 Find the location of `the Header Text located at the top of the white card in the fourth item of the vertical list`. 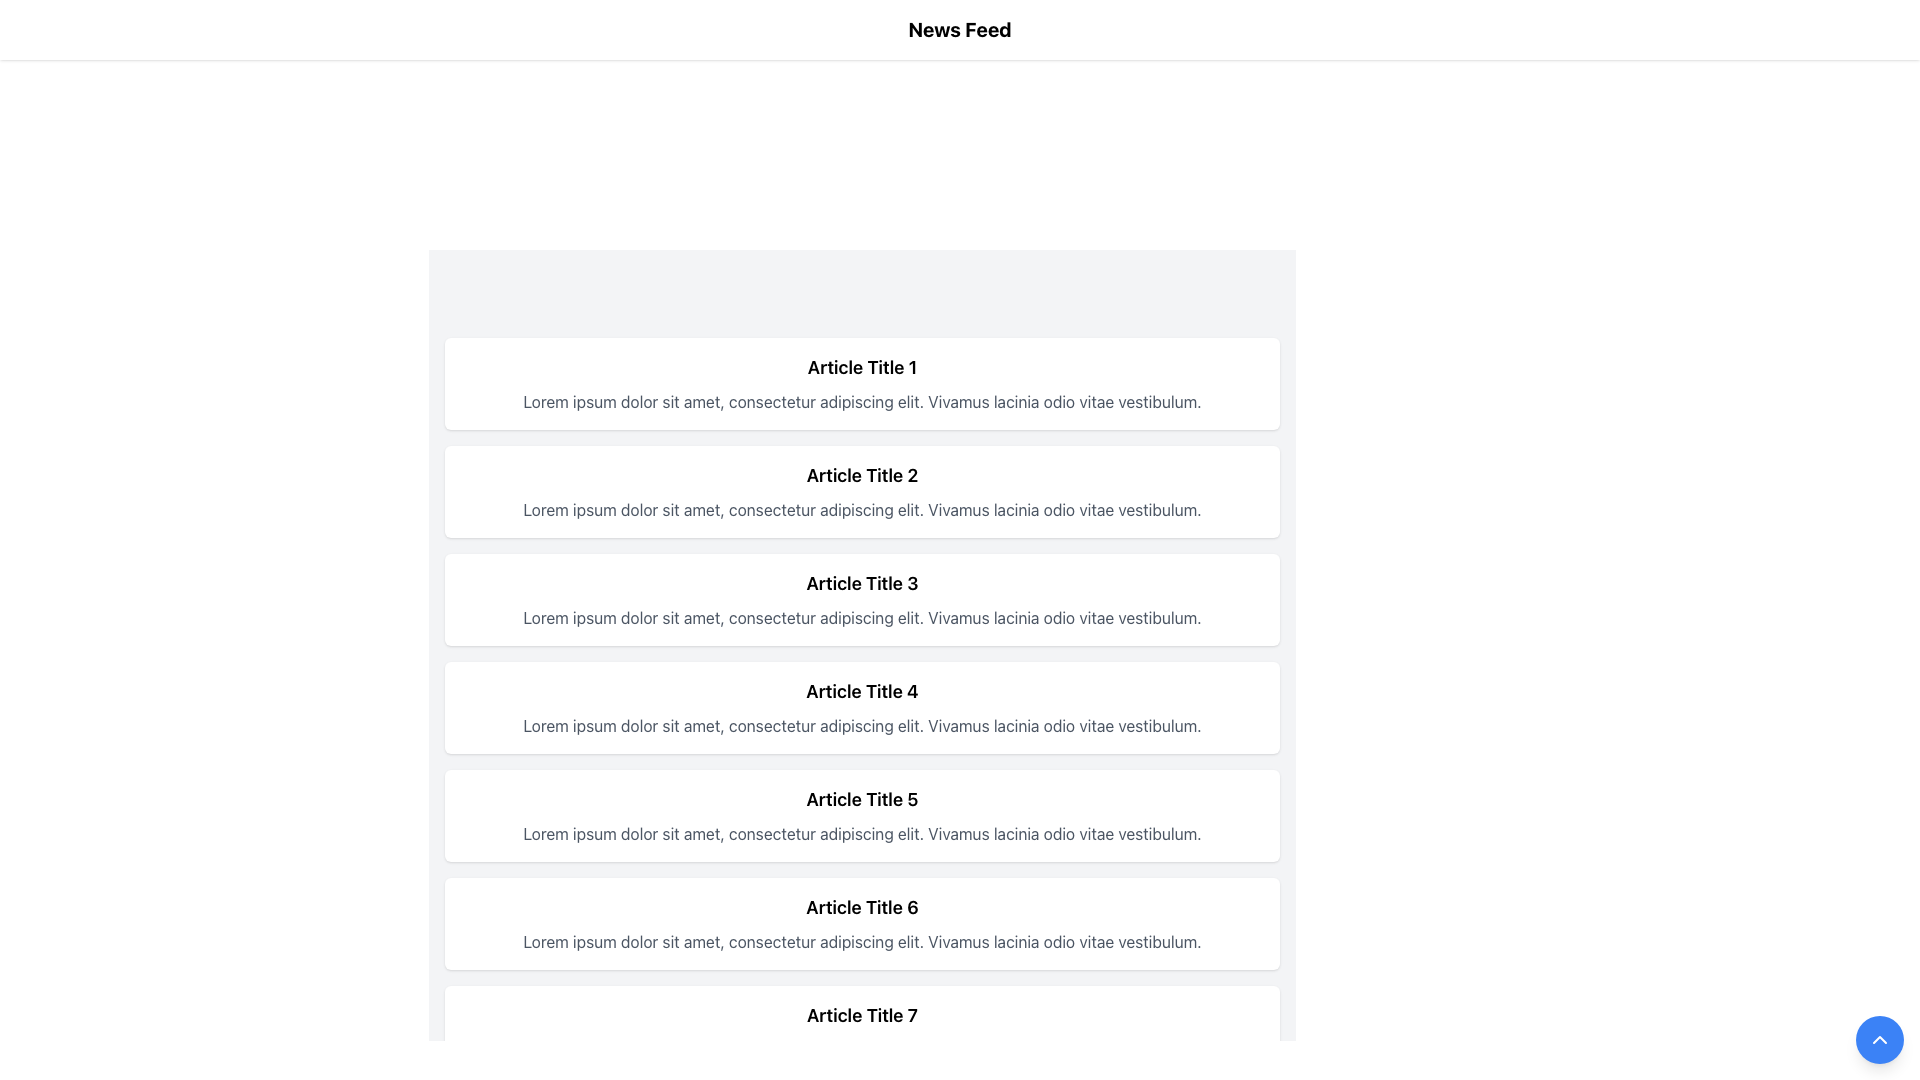

the Header Text located at the top of the white card in the fourth item of the vertical list is located at coordinates (862, 690).